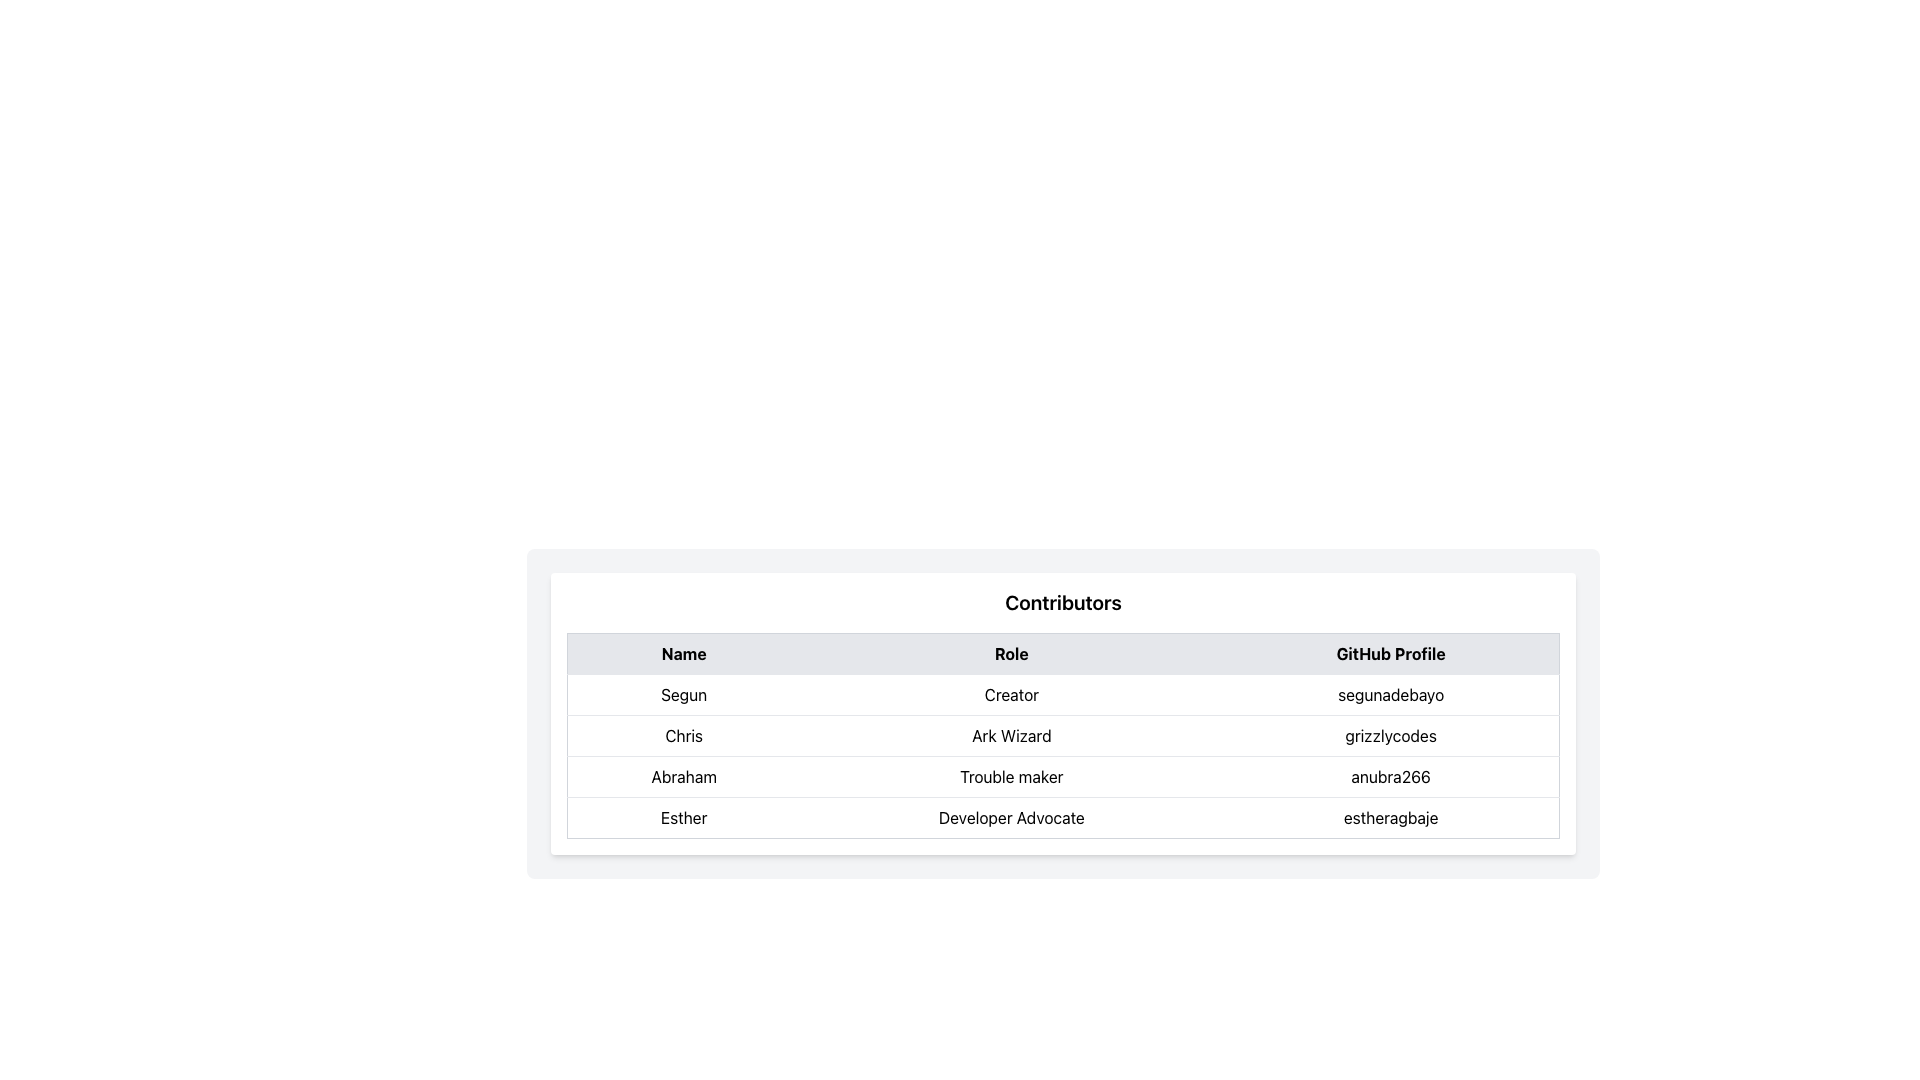 This screenshot has width=1920, height=1080. I want to click on the 'Name' header cell in the table, which is the first cell in the top row and displays the text in bold on a light gray background, so click(683, 654).